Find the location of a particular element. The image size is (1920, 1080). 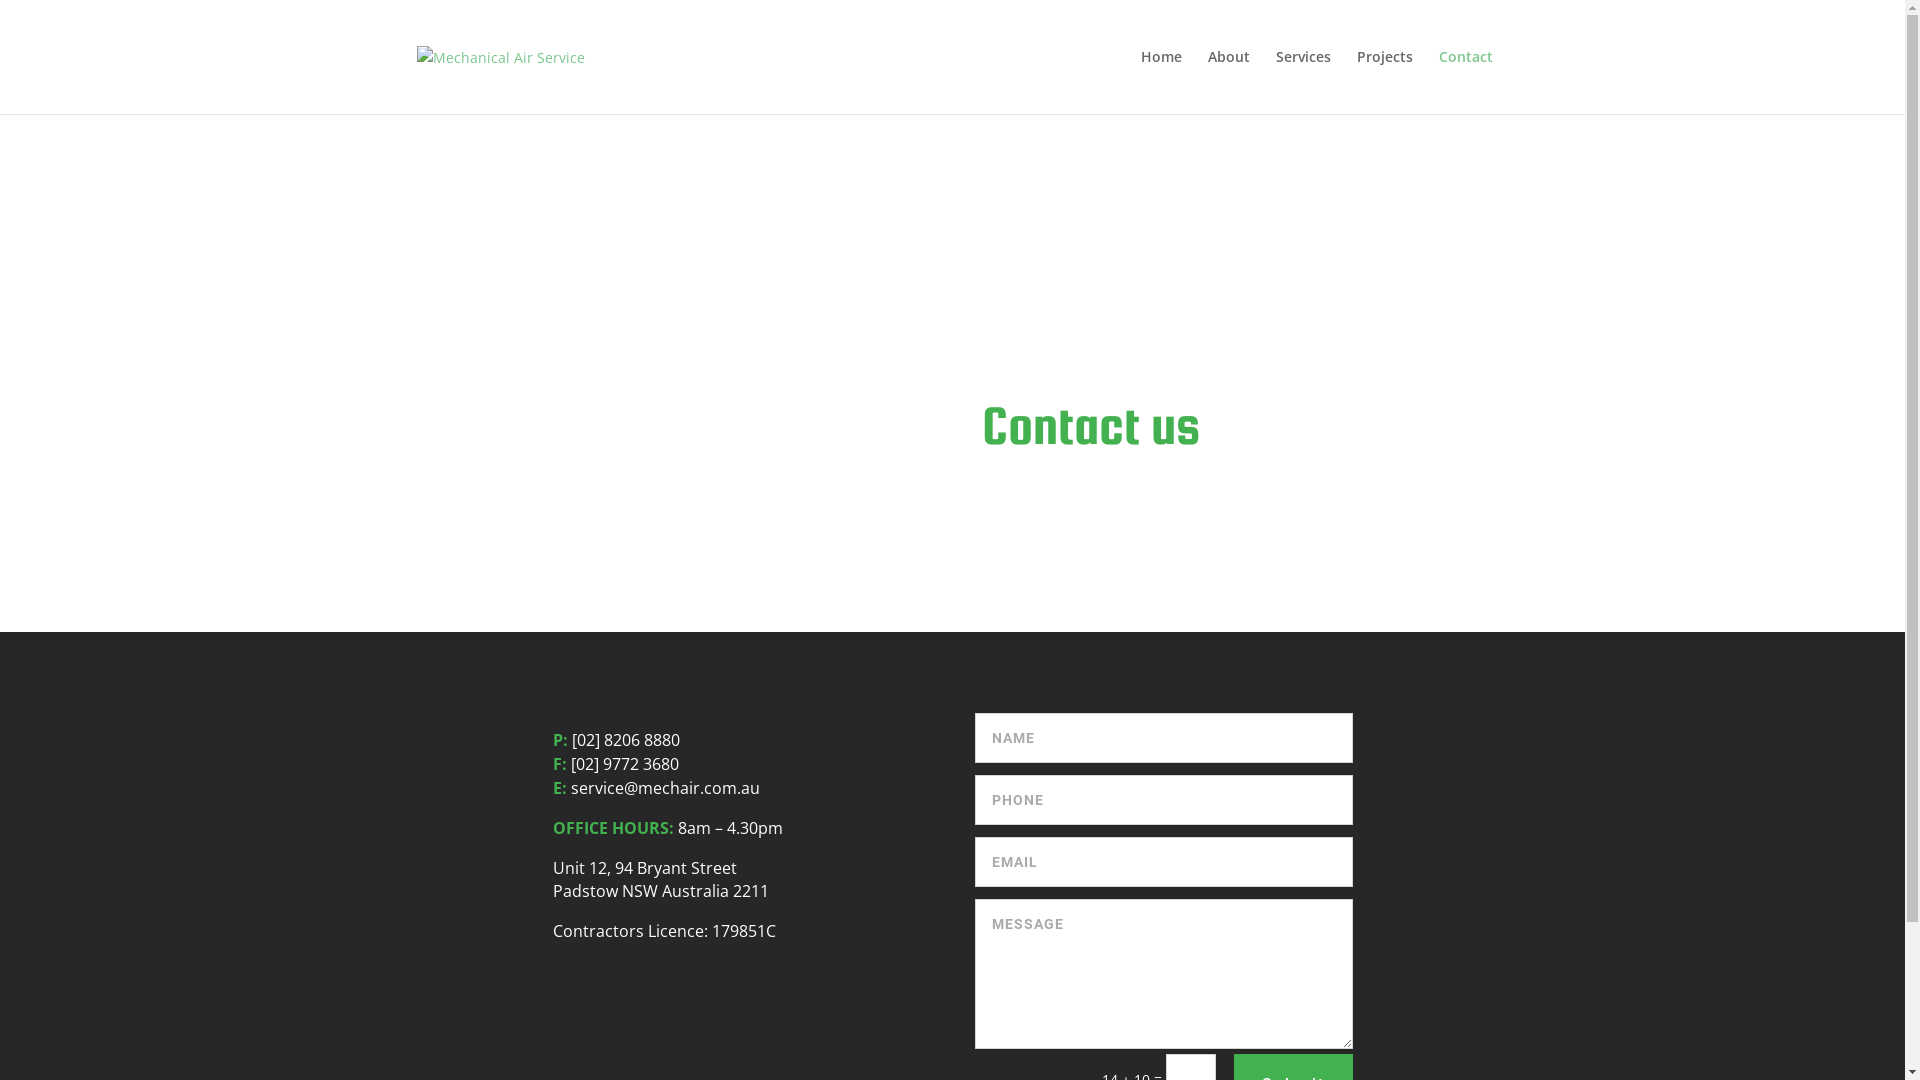

'About' is located at coordinates (1227, 80).